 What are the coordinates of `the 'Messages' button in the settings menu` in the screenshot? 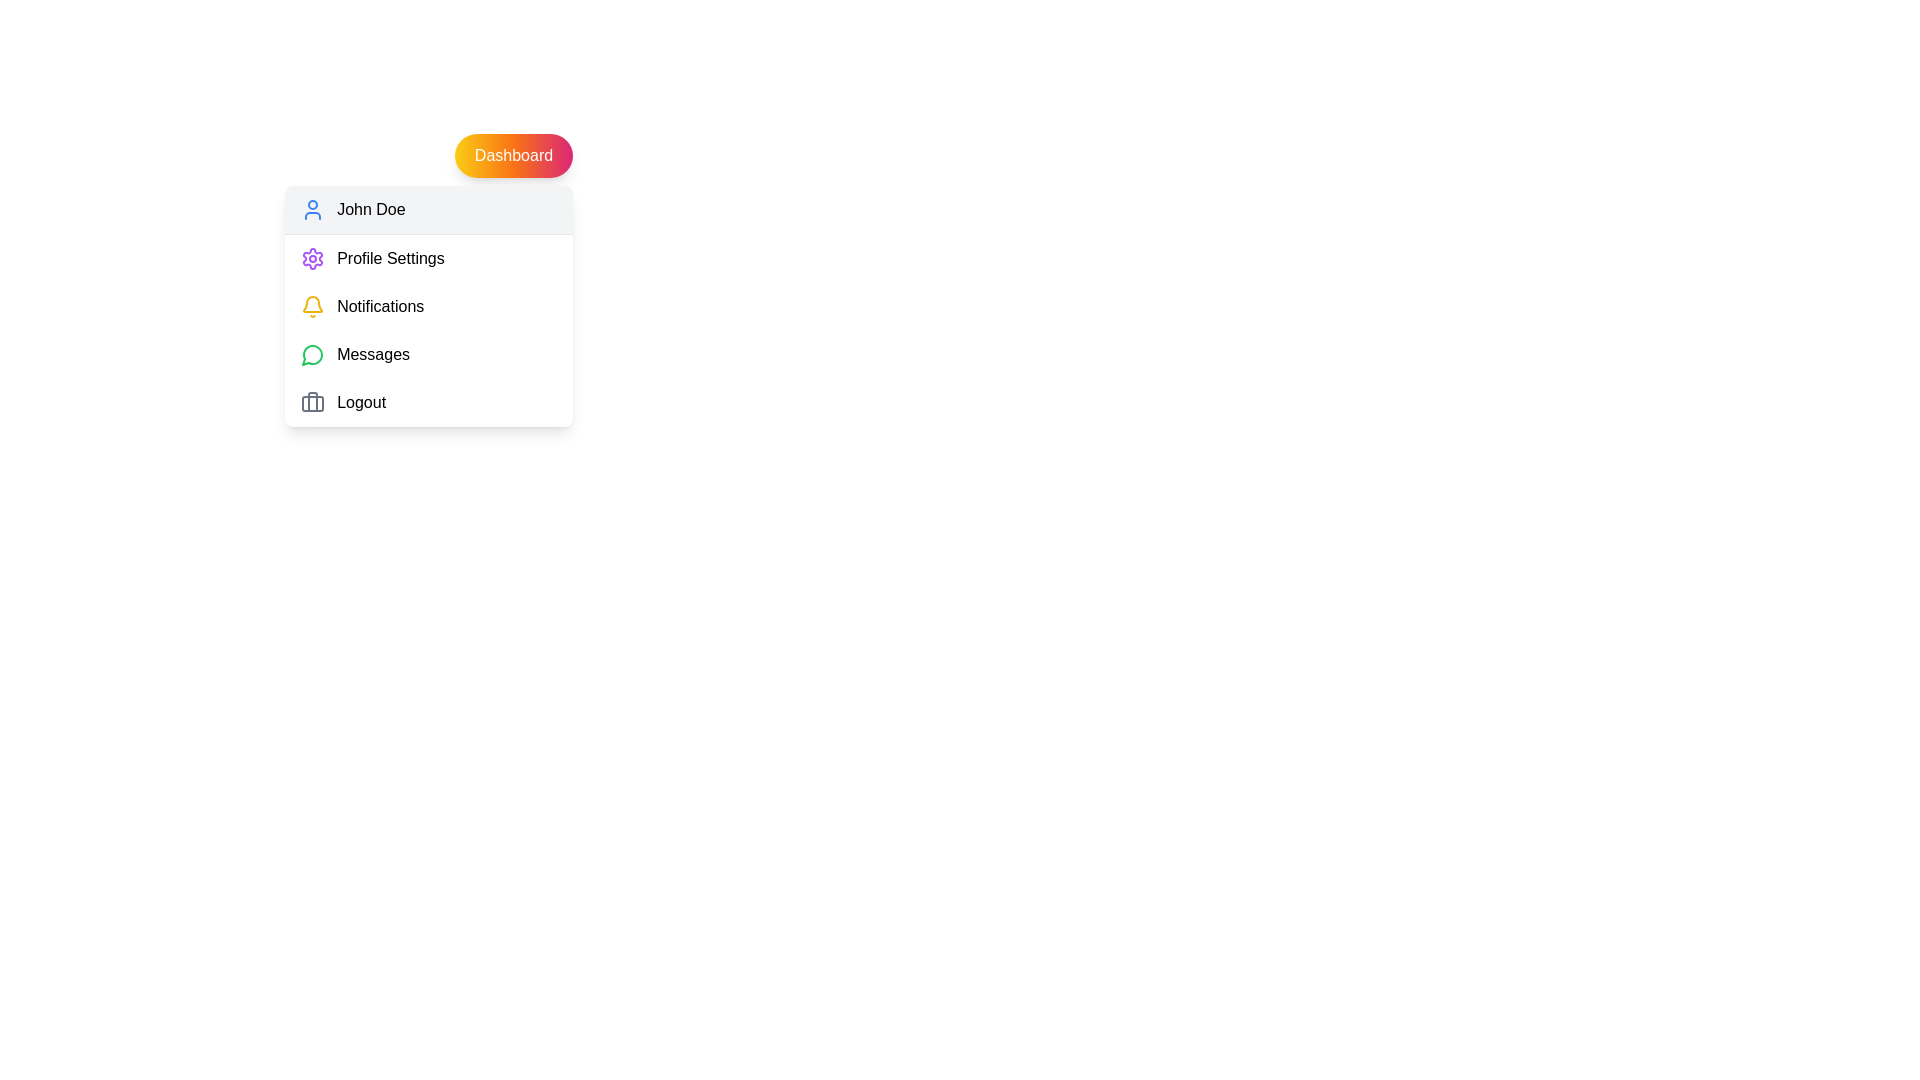 It's located at (427, 353).